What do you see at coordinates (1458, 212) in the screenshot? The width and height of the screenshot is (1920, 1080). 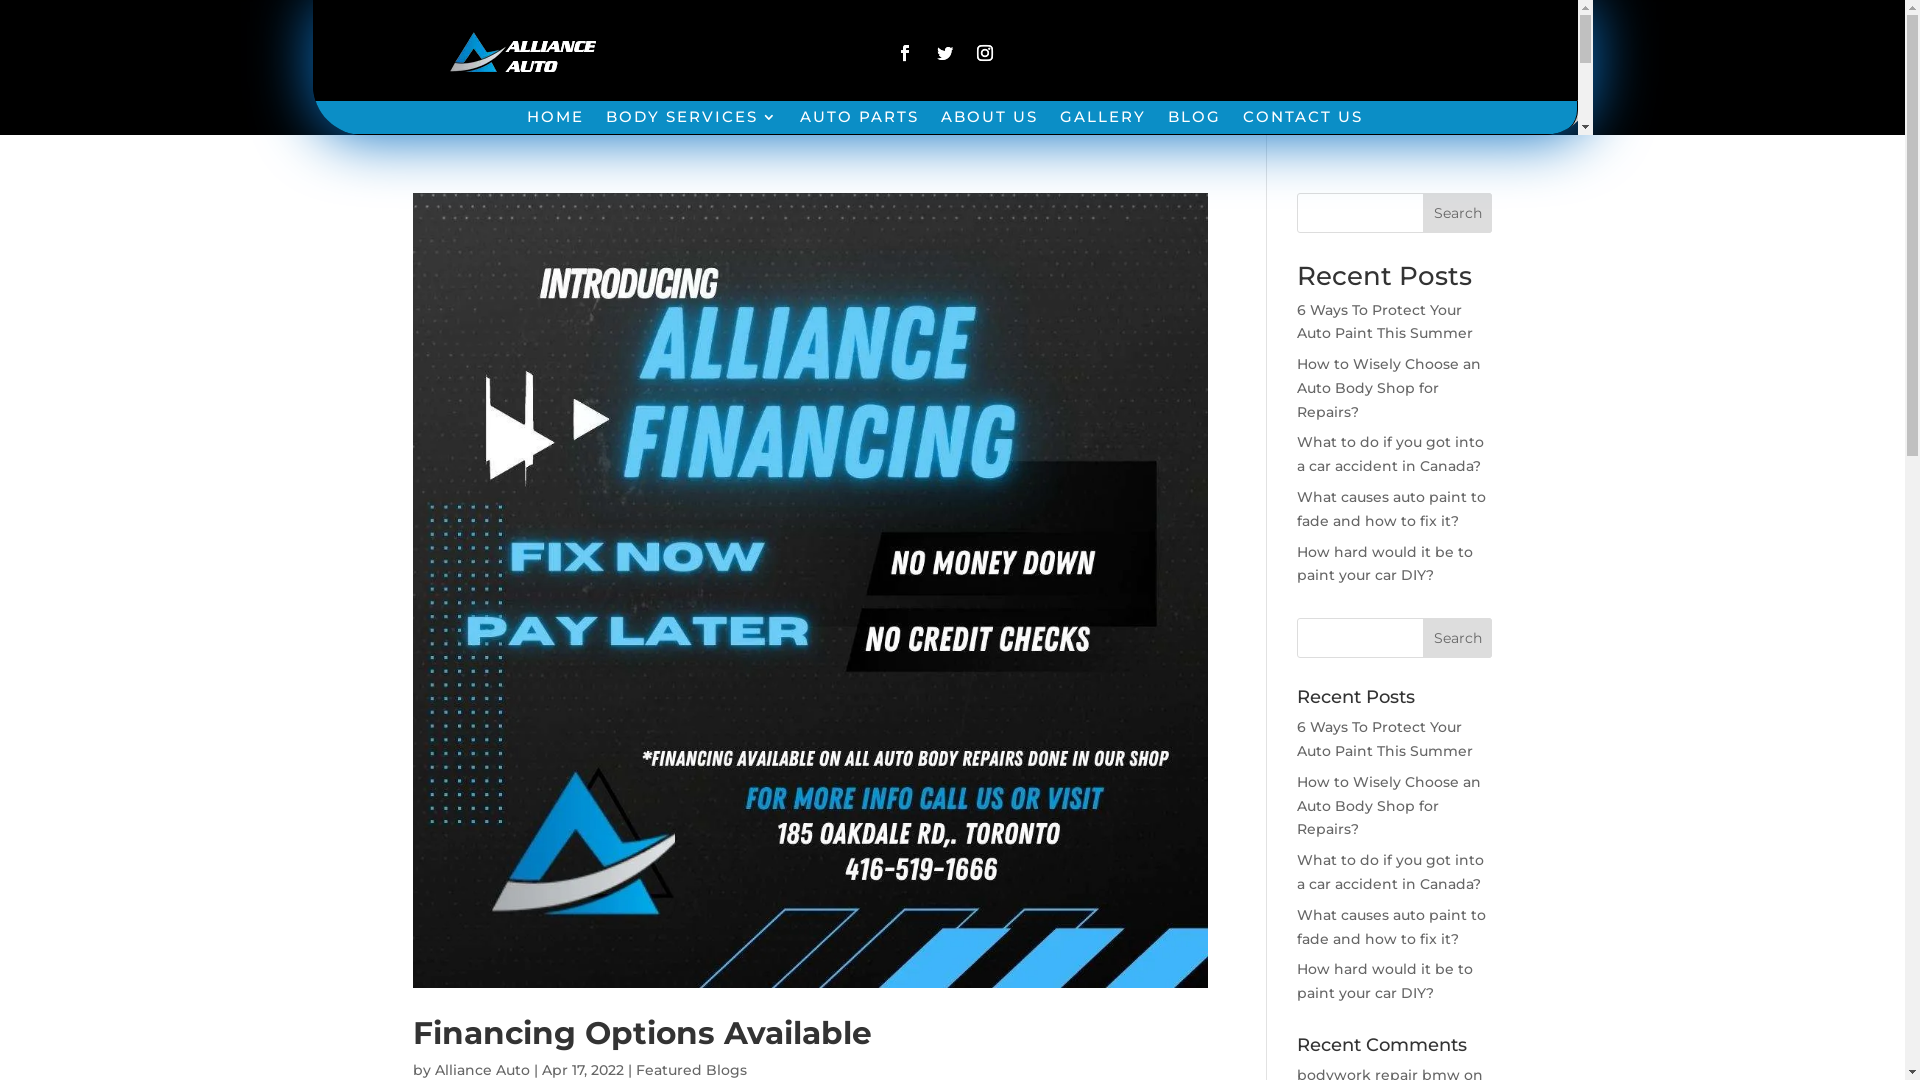 I see `'Search'` at bounding box center [1458, 212].